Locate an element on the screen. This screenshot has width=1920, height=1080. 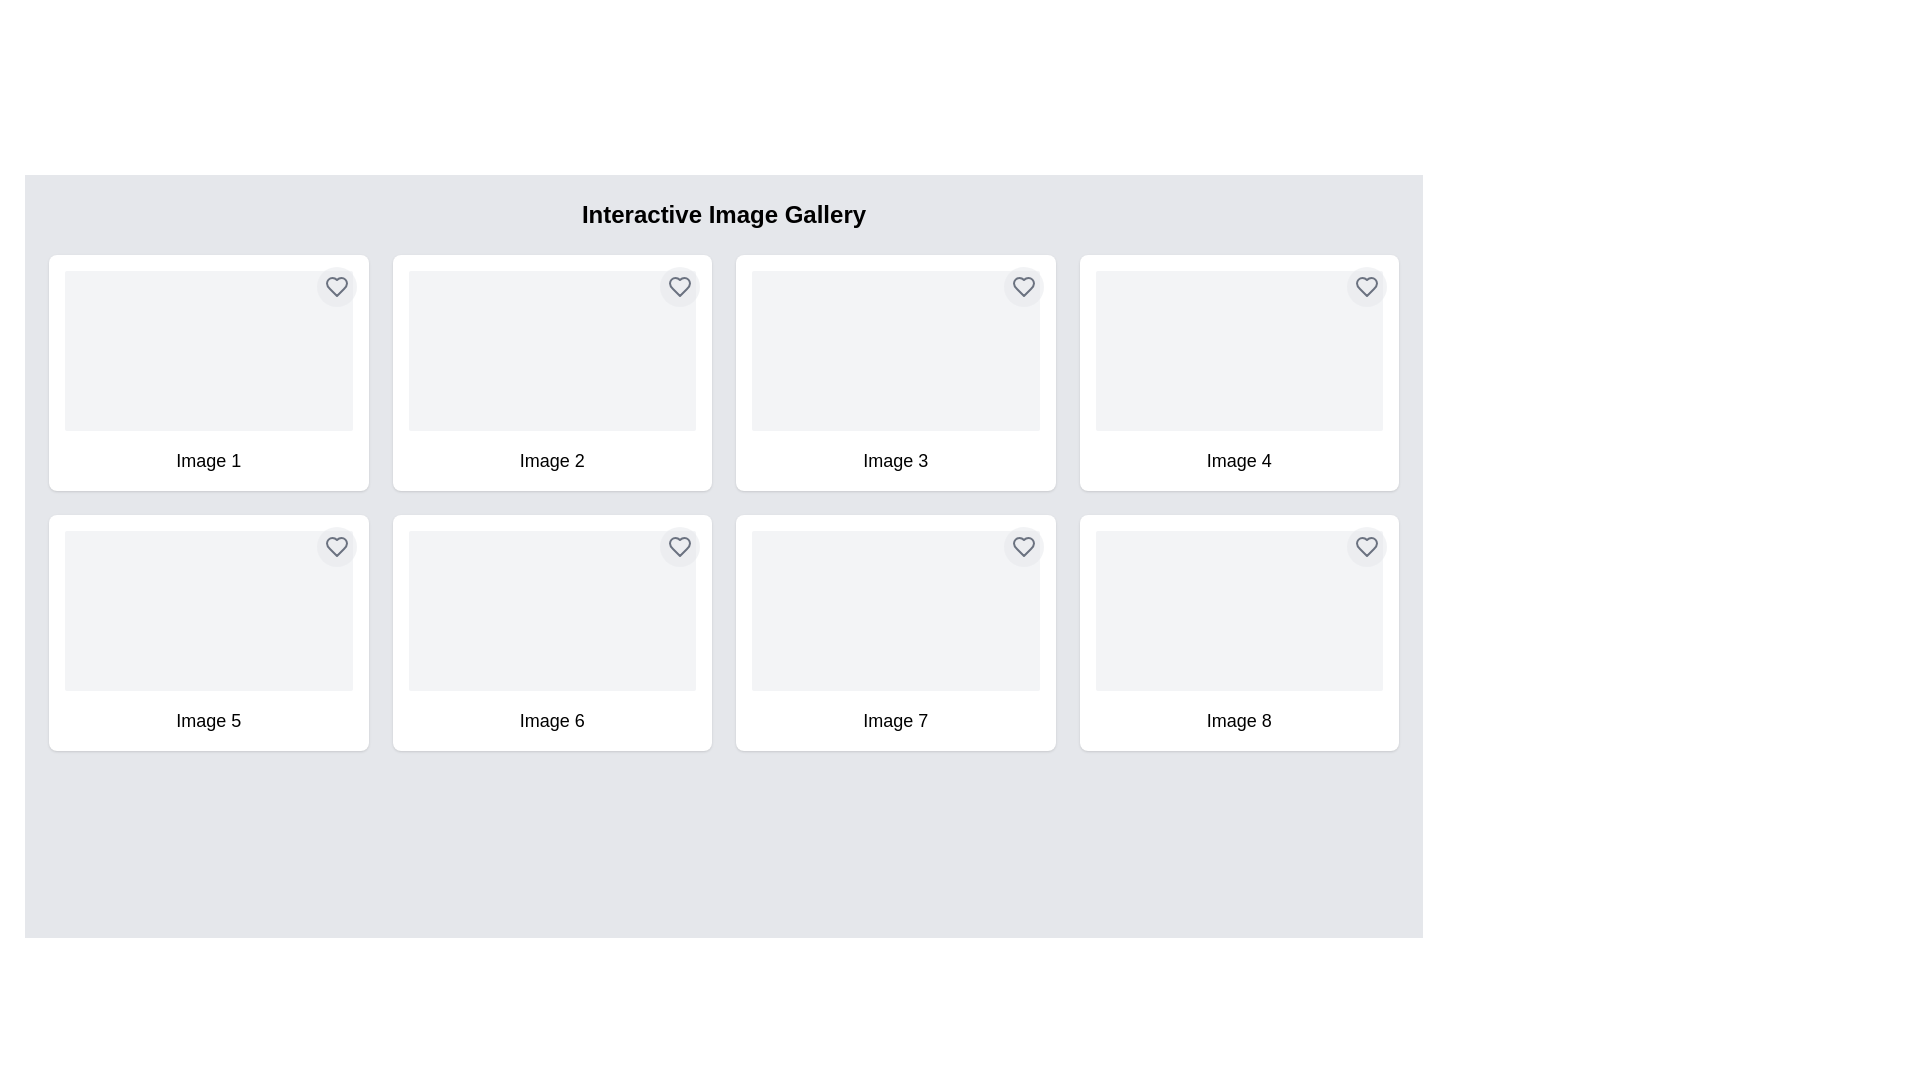
the like button located in the top-right corner of the card labeled 'Image 7' is located at coordinates (1023, 547).